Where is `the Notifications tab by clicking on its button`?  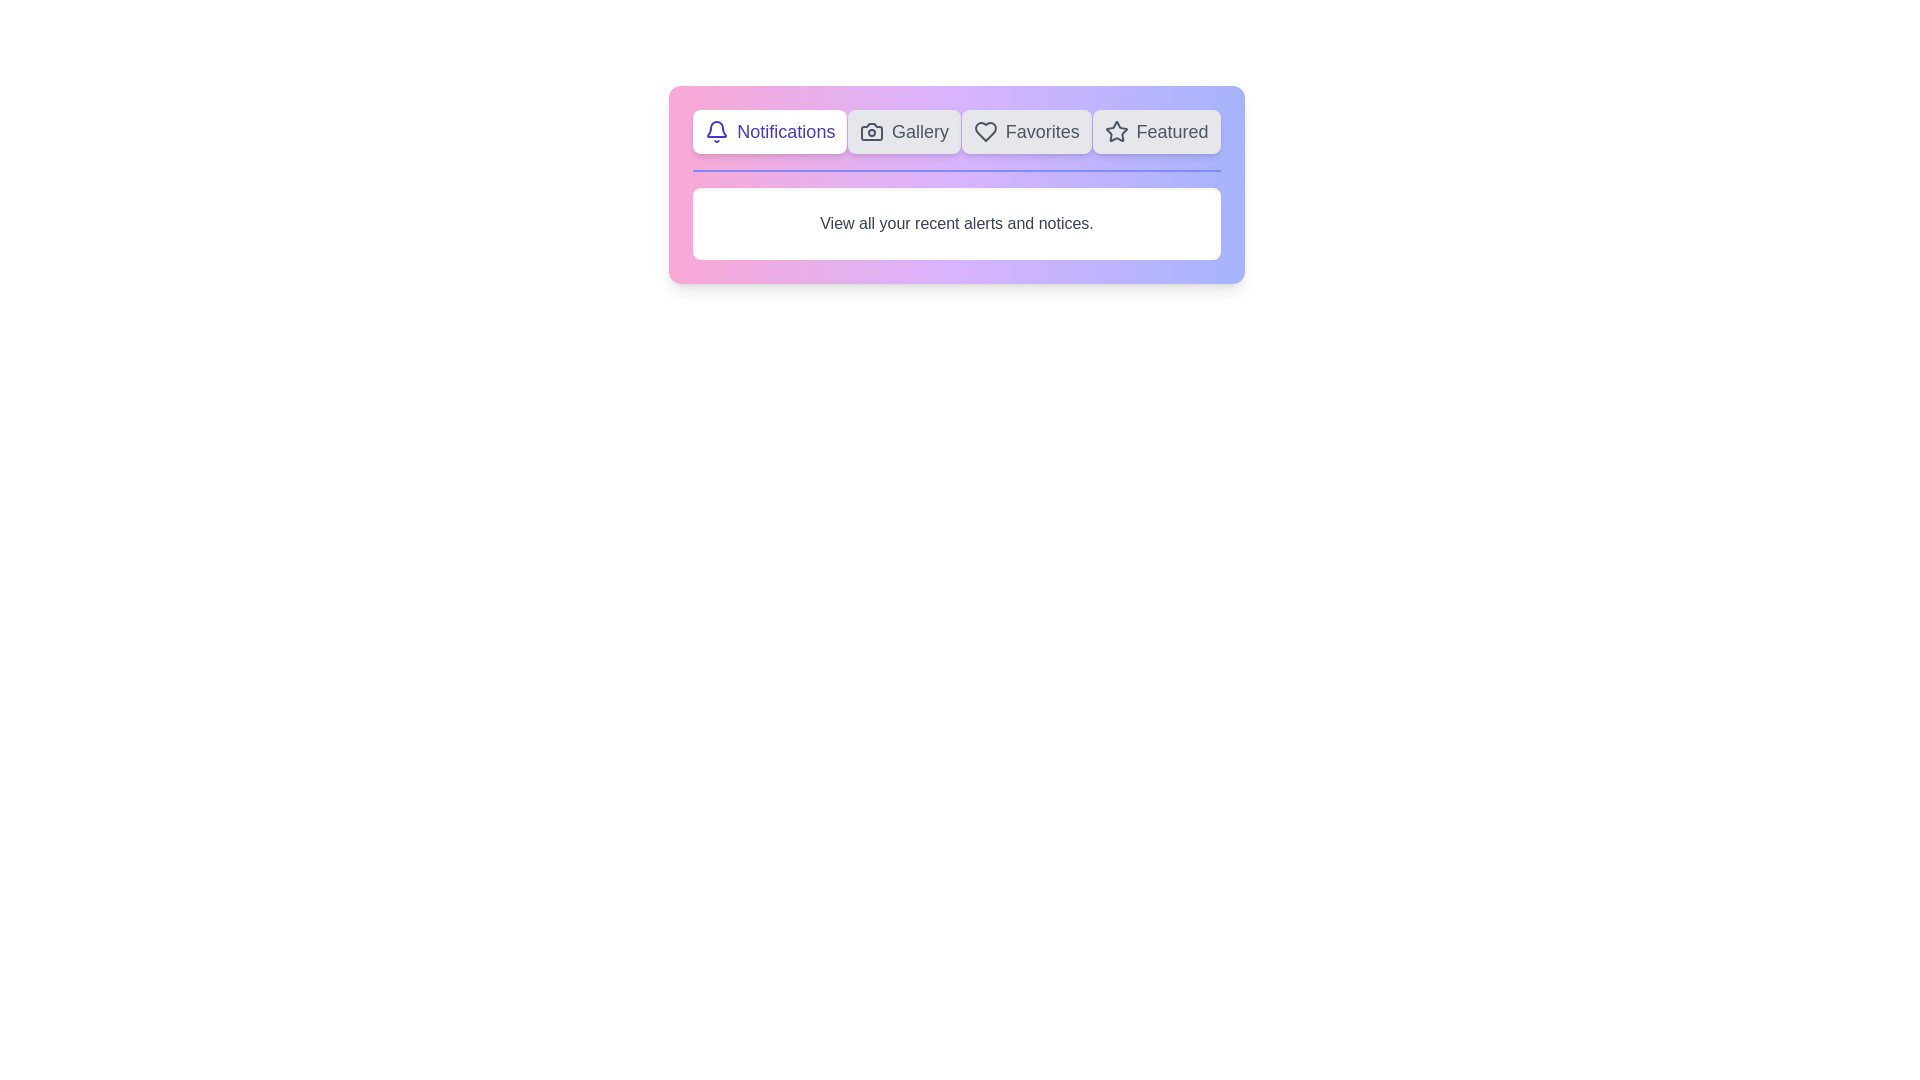
the Notifications tab by clicking on its button is located at coordinates (768, 131).